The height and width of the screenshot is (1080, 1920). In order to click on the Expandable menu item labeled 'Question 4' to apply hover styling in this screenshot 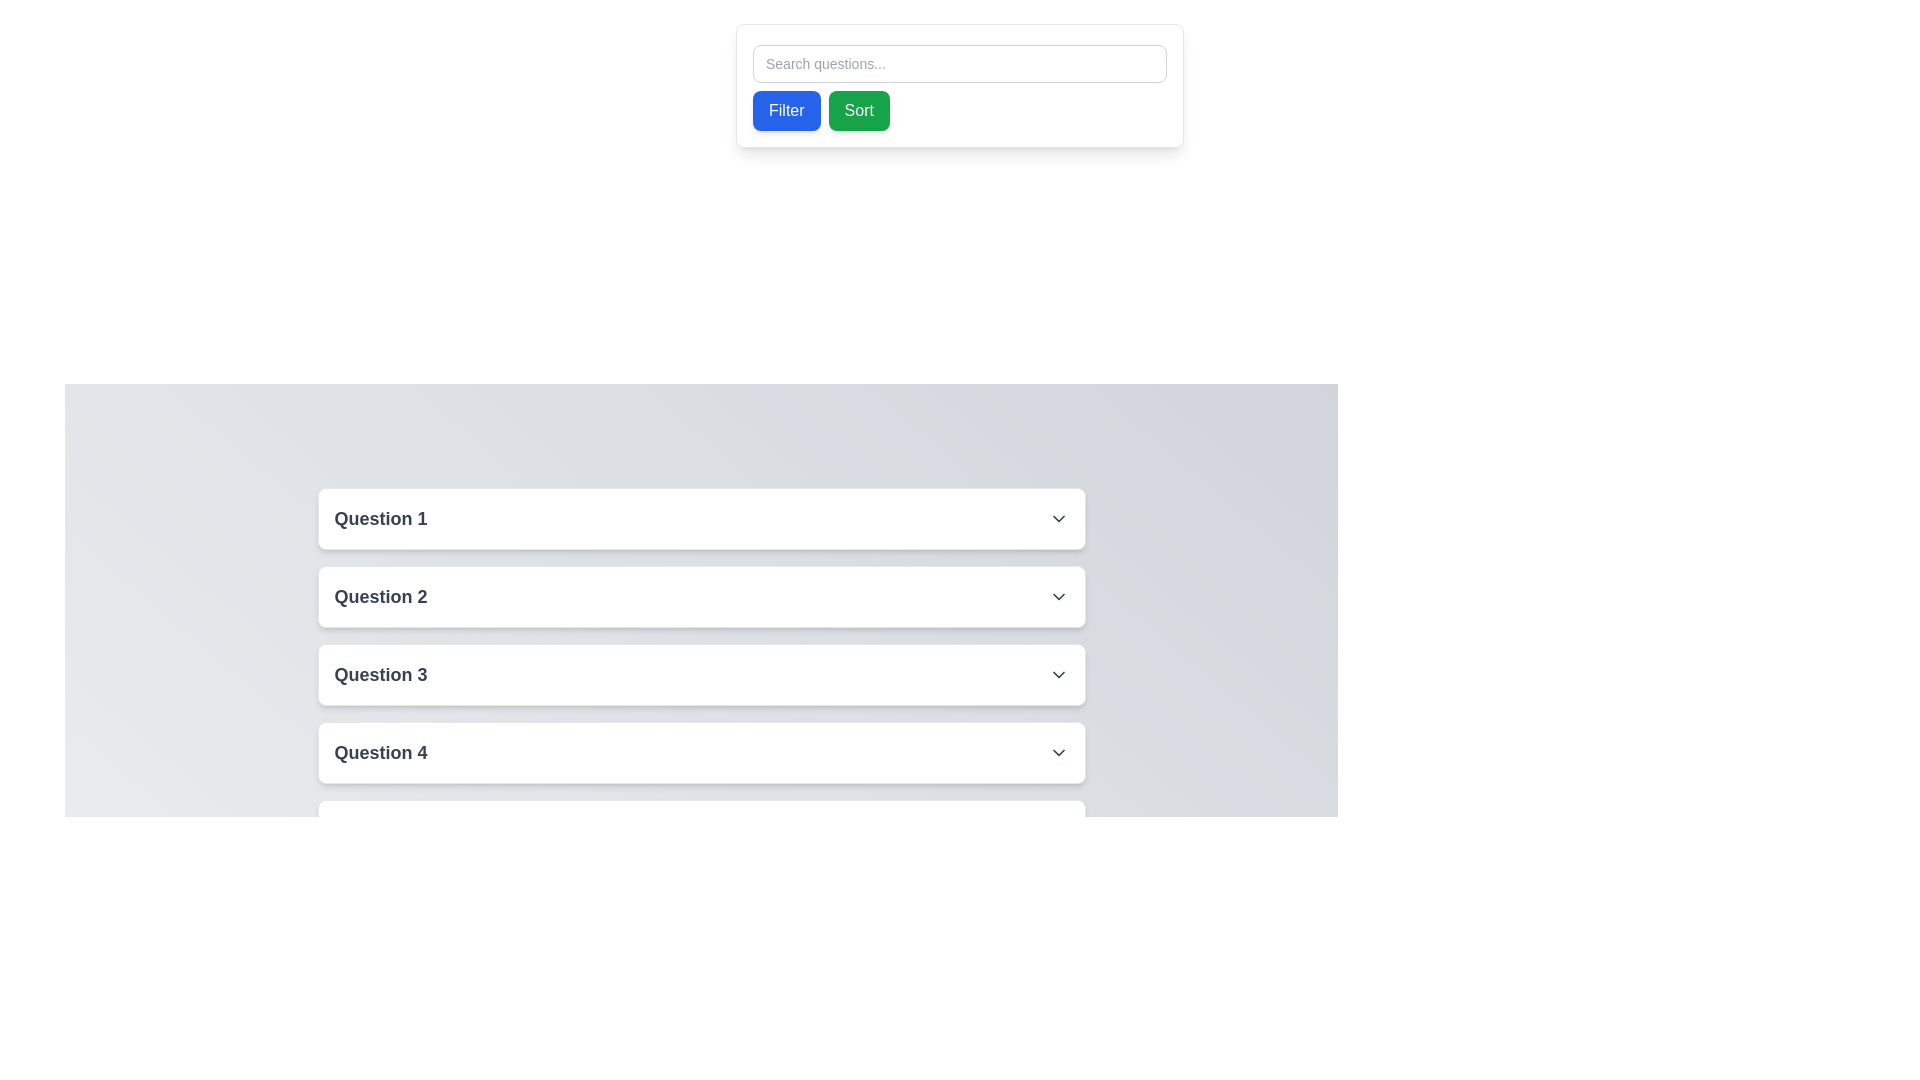, I will do `click(701, 752)`.